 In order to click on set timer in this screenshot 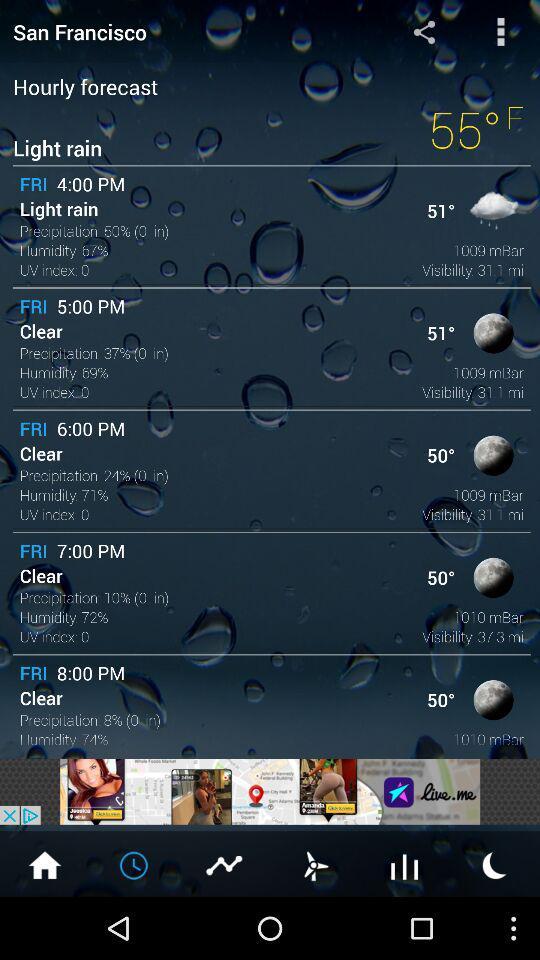, I will do `click(314, 863)`.